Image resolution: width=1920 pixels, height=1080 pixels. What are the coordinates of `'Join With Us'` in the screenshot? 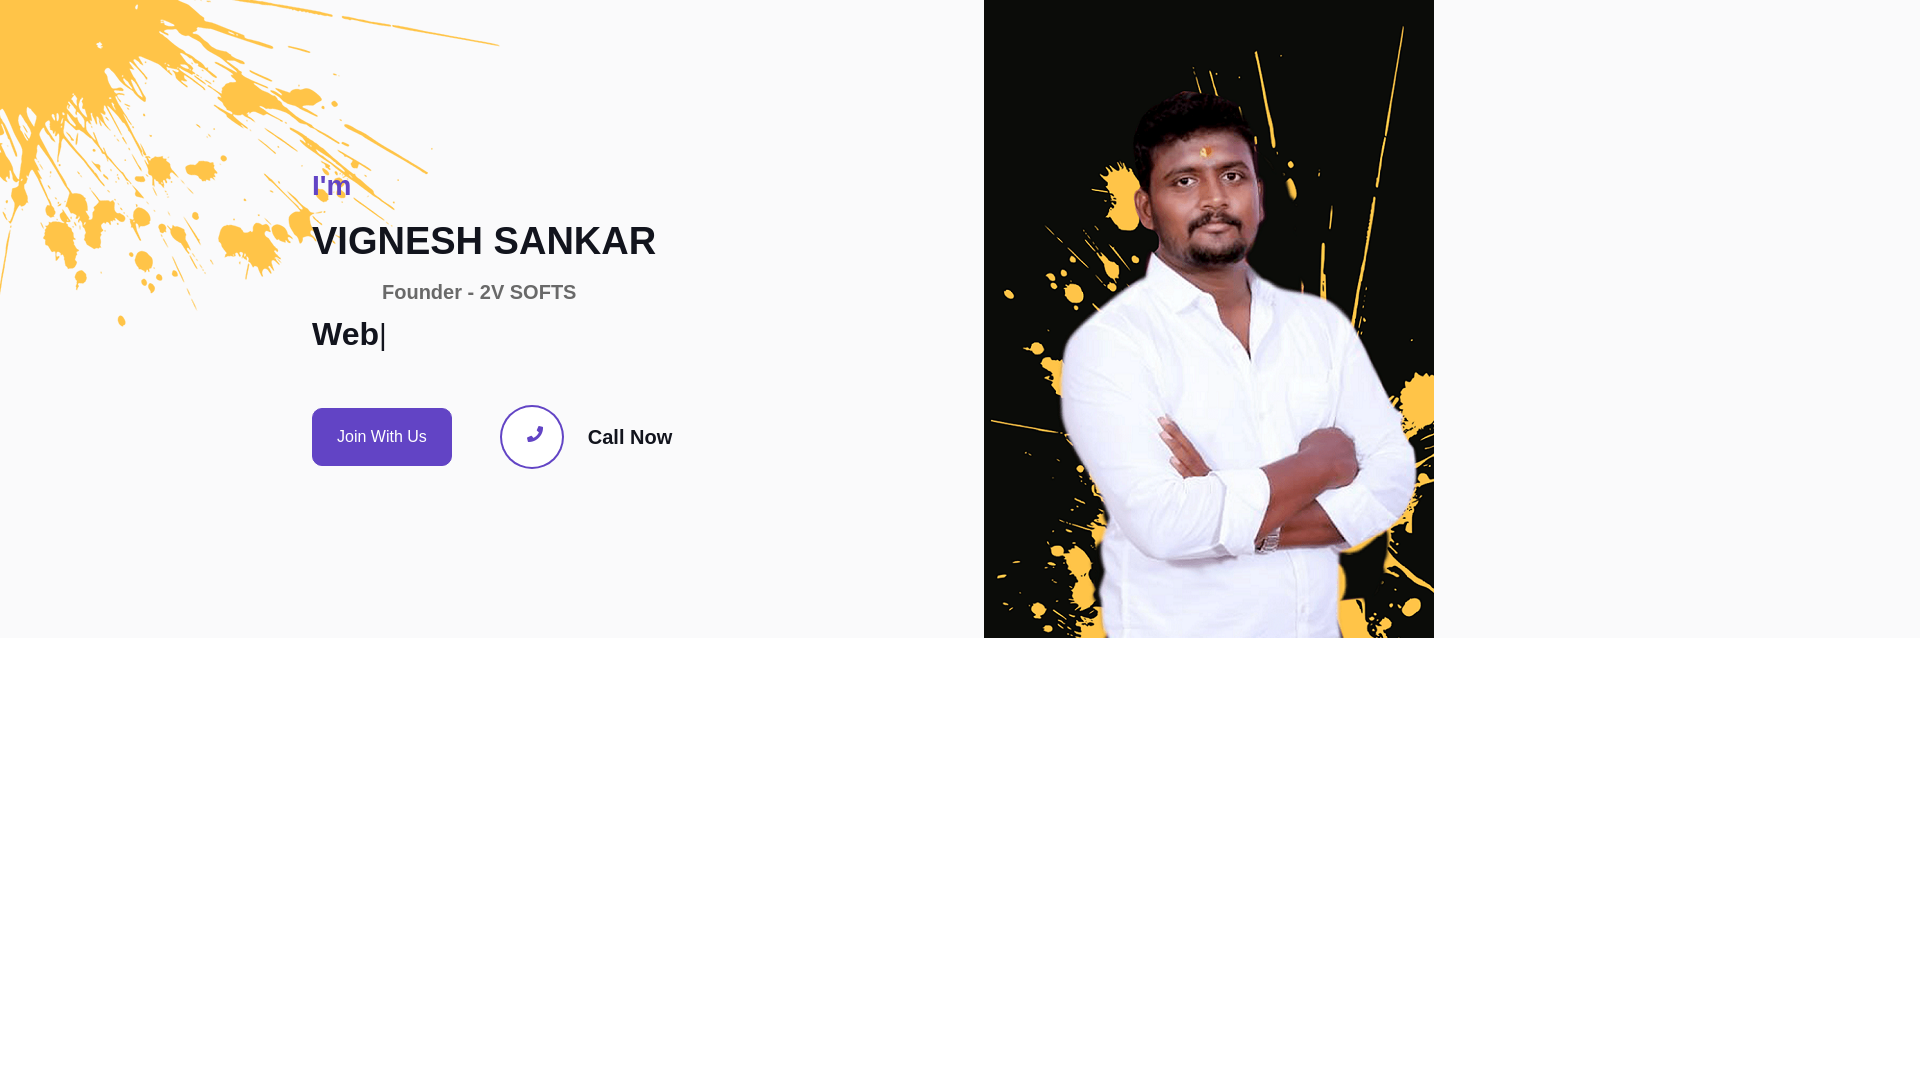 It's located at (311, 435).